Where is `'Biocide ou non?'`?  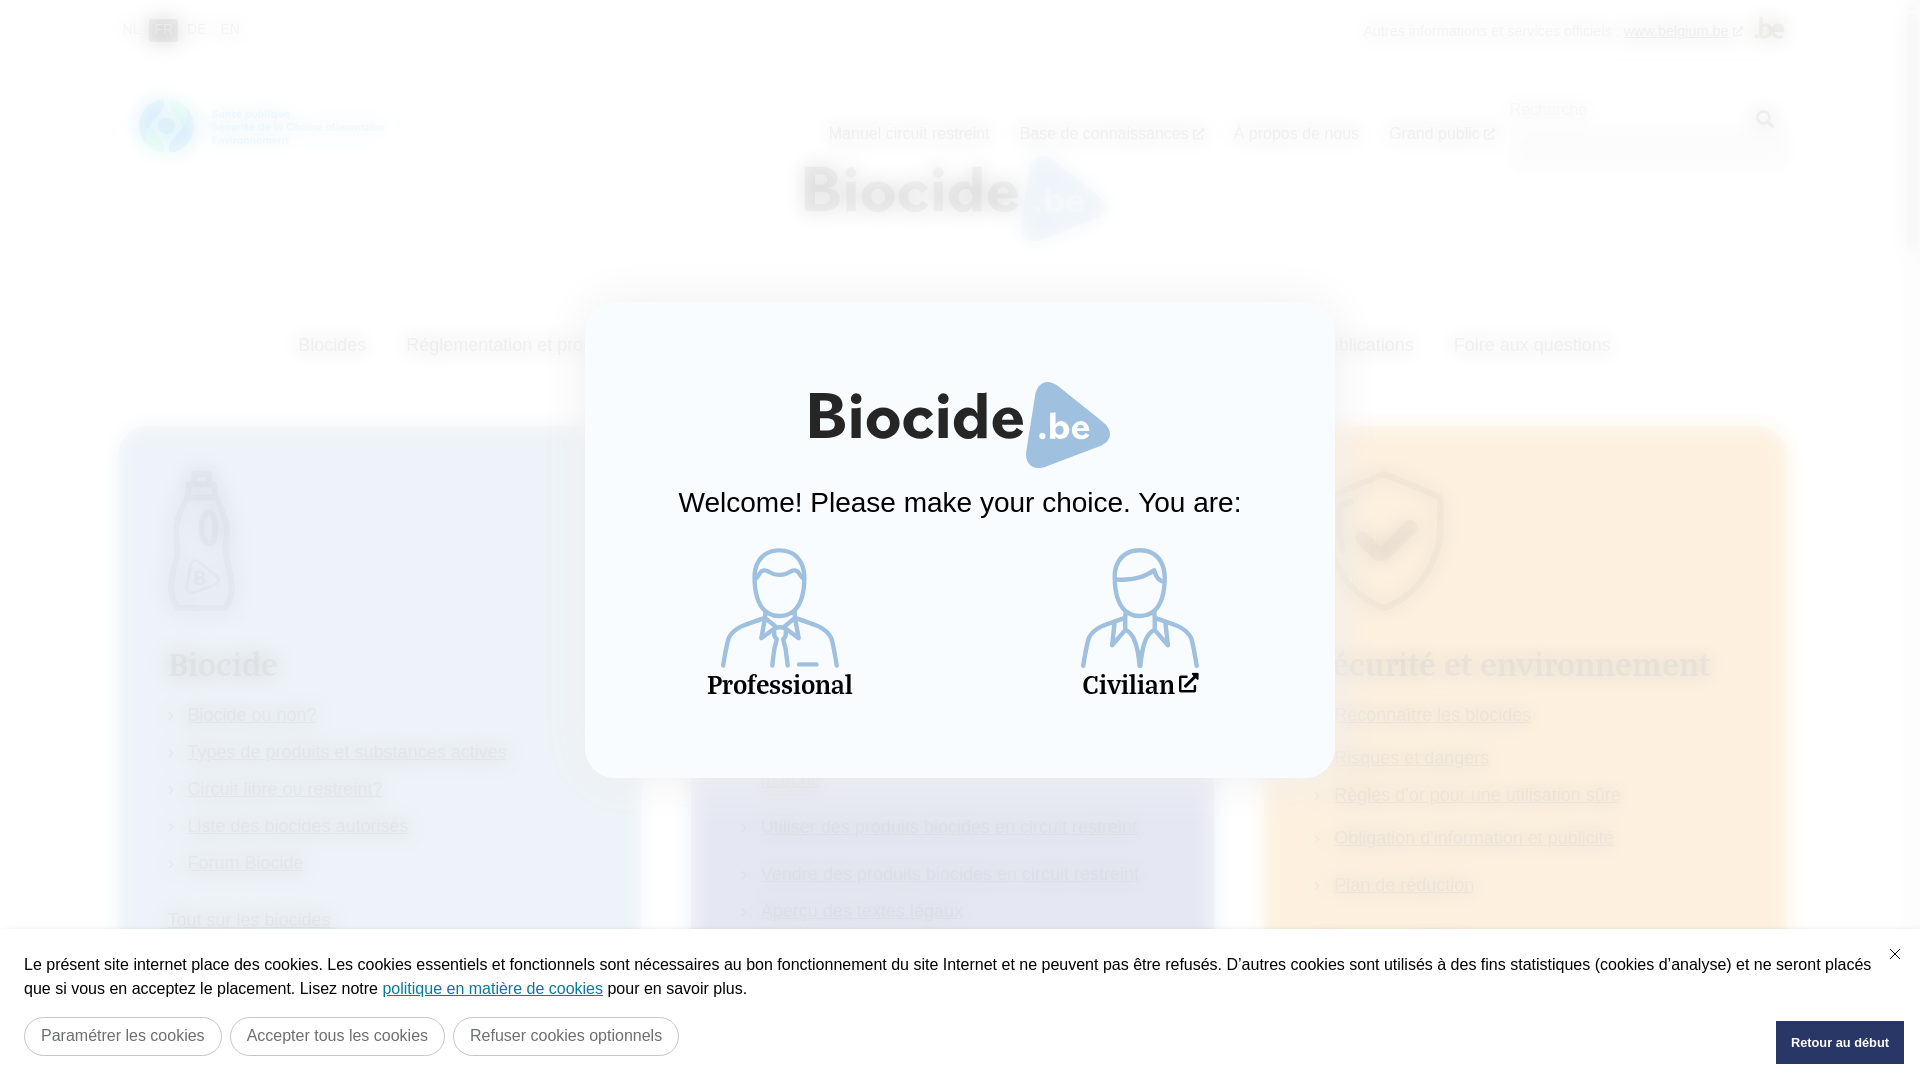 'Biocide ou non?' is located at coordinates (251, 713).